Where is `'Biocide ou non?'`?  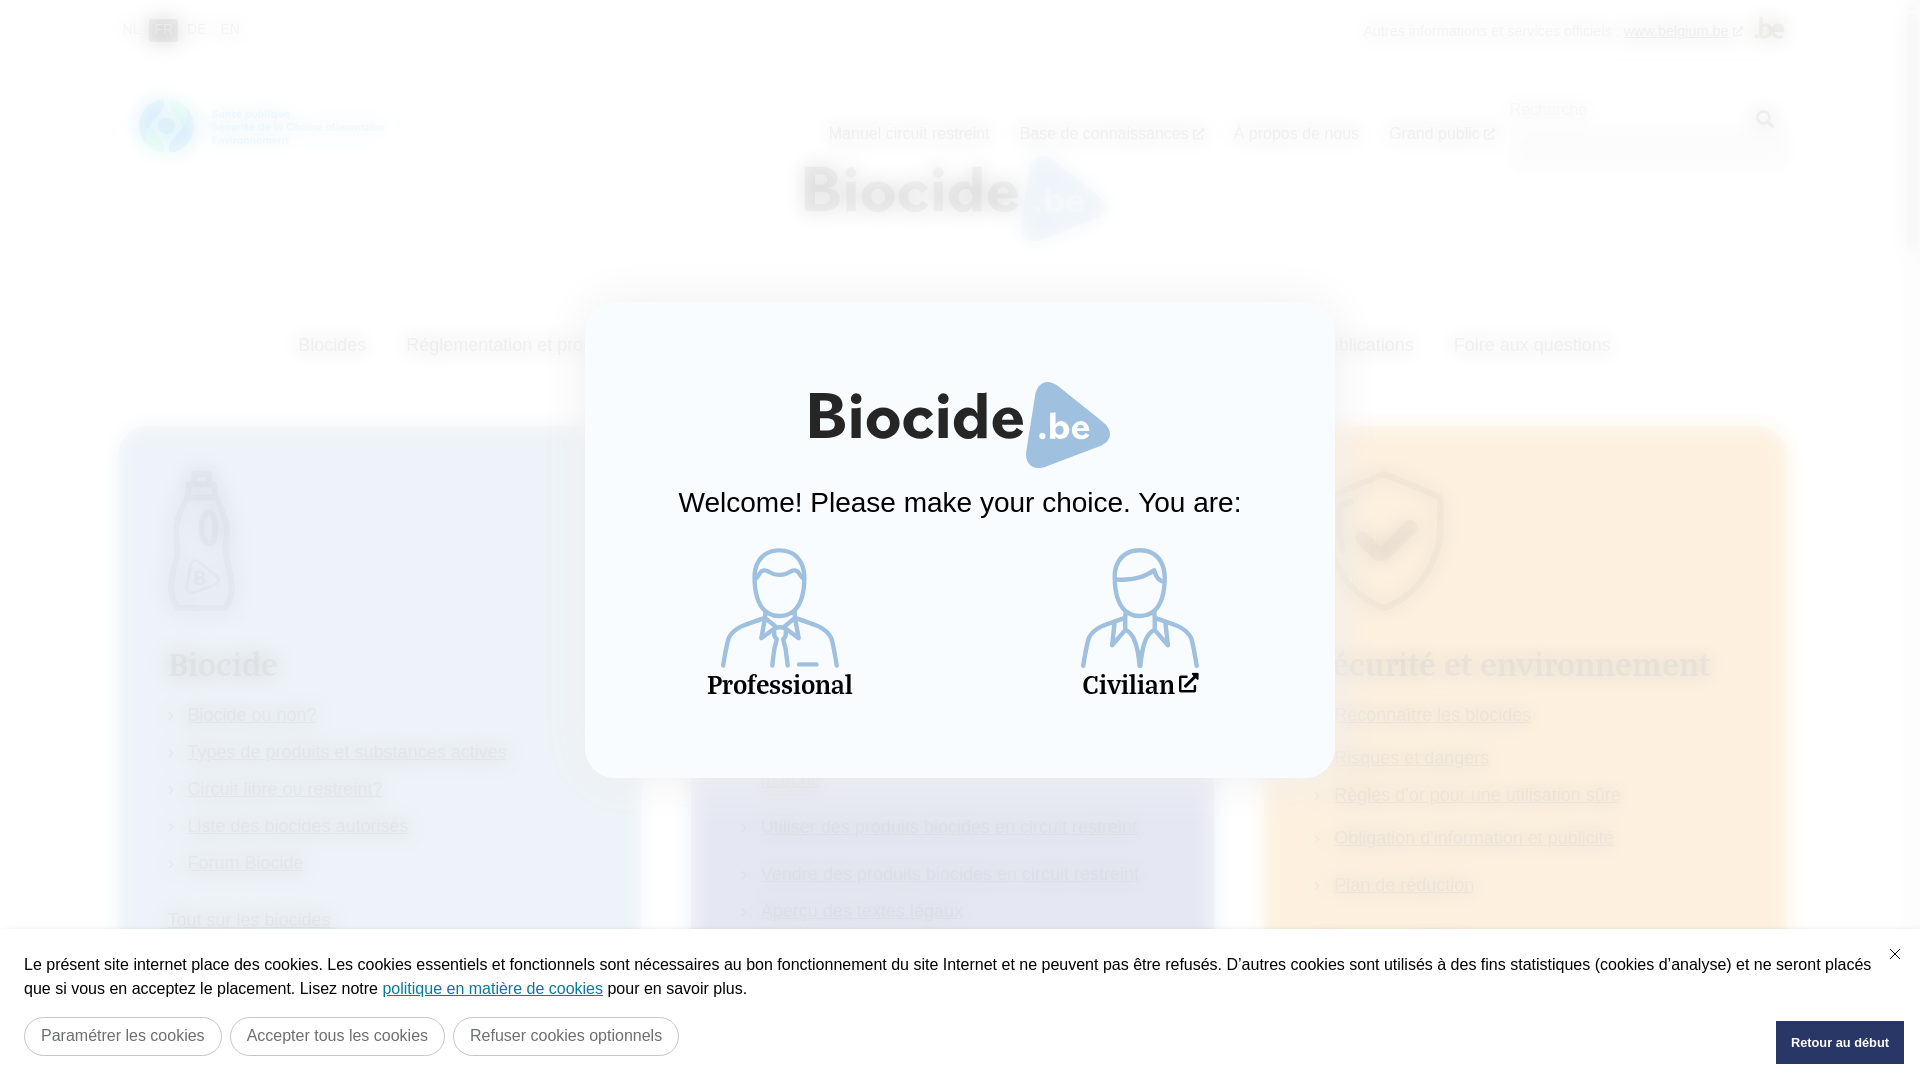 'Biocide ou non?' is located at coordinates (251, 713).